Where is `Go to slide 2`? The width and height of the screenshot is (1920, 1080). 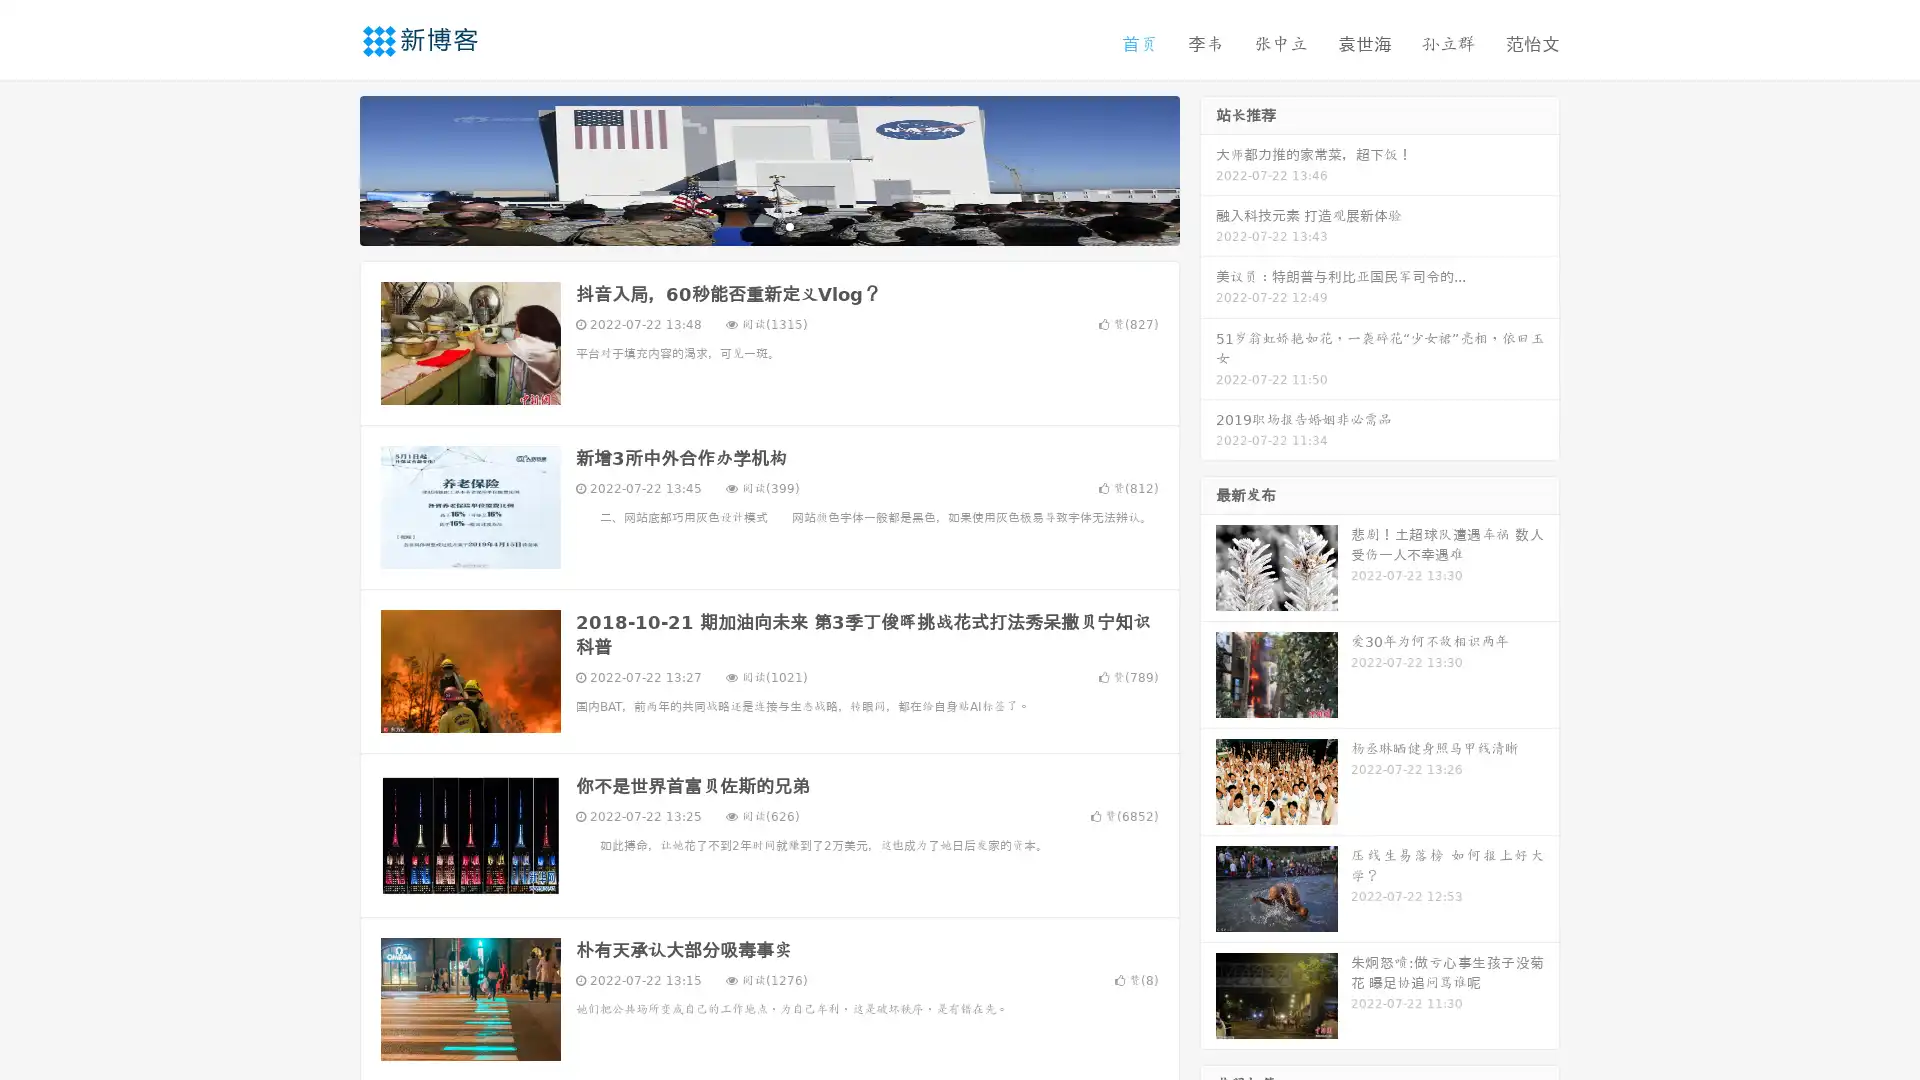 Go to slide 2 is located at coordinates (768, 225).